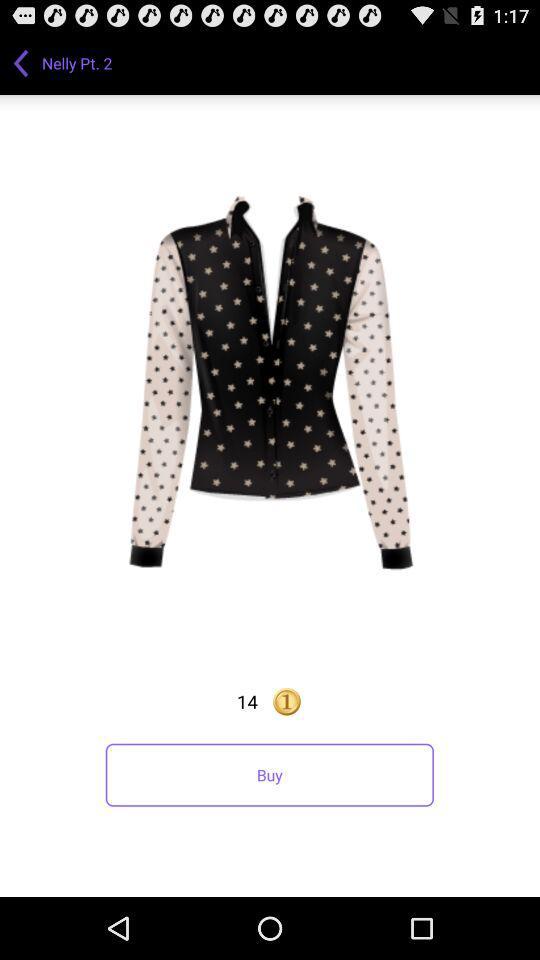 The height and width of the screenshot is (960, 540). What do you see at coordinates (20, 62) in the screenshot?
I see `app to the left of nelly pt. 2` at bounding box center [20, 62].